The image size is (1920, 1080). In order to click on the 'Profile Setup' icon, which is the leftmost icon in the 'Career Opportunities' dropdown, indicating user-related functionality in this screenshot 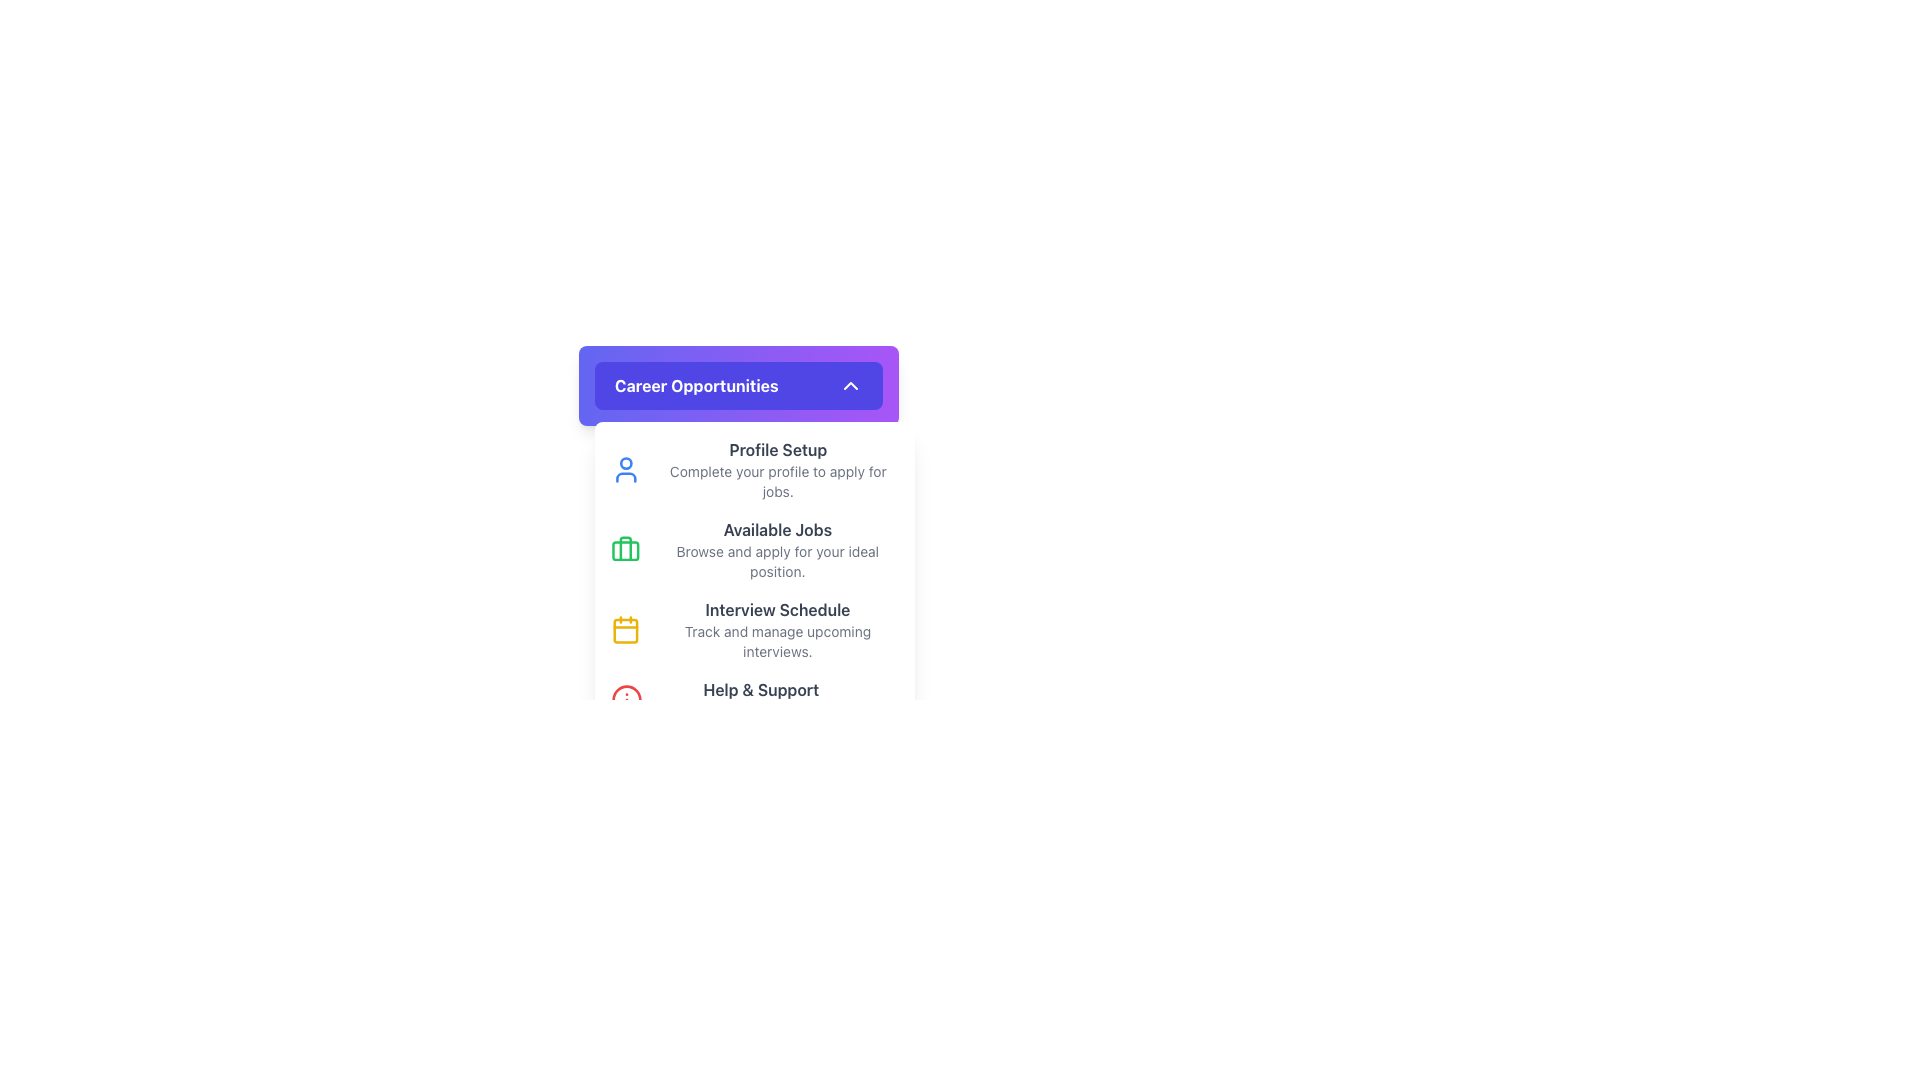, I will do `click(625, 470)`.